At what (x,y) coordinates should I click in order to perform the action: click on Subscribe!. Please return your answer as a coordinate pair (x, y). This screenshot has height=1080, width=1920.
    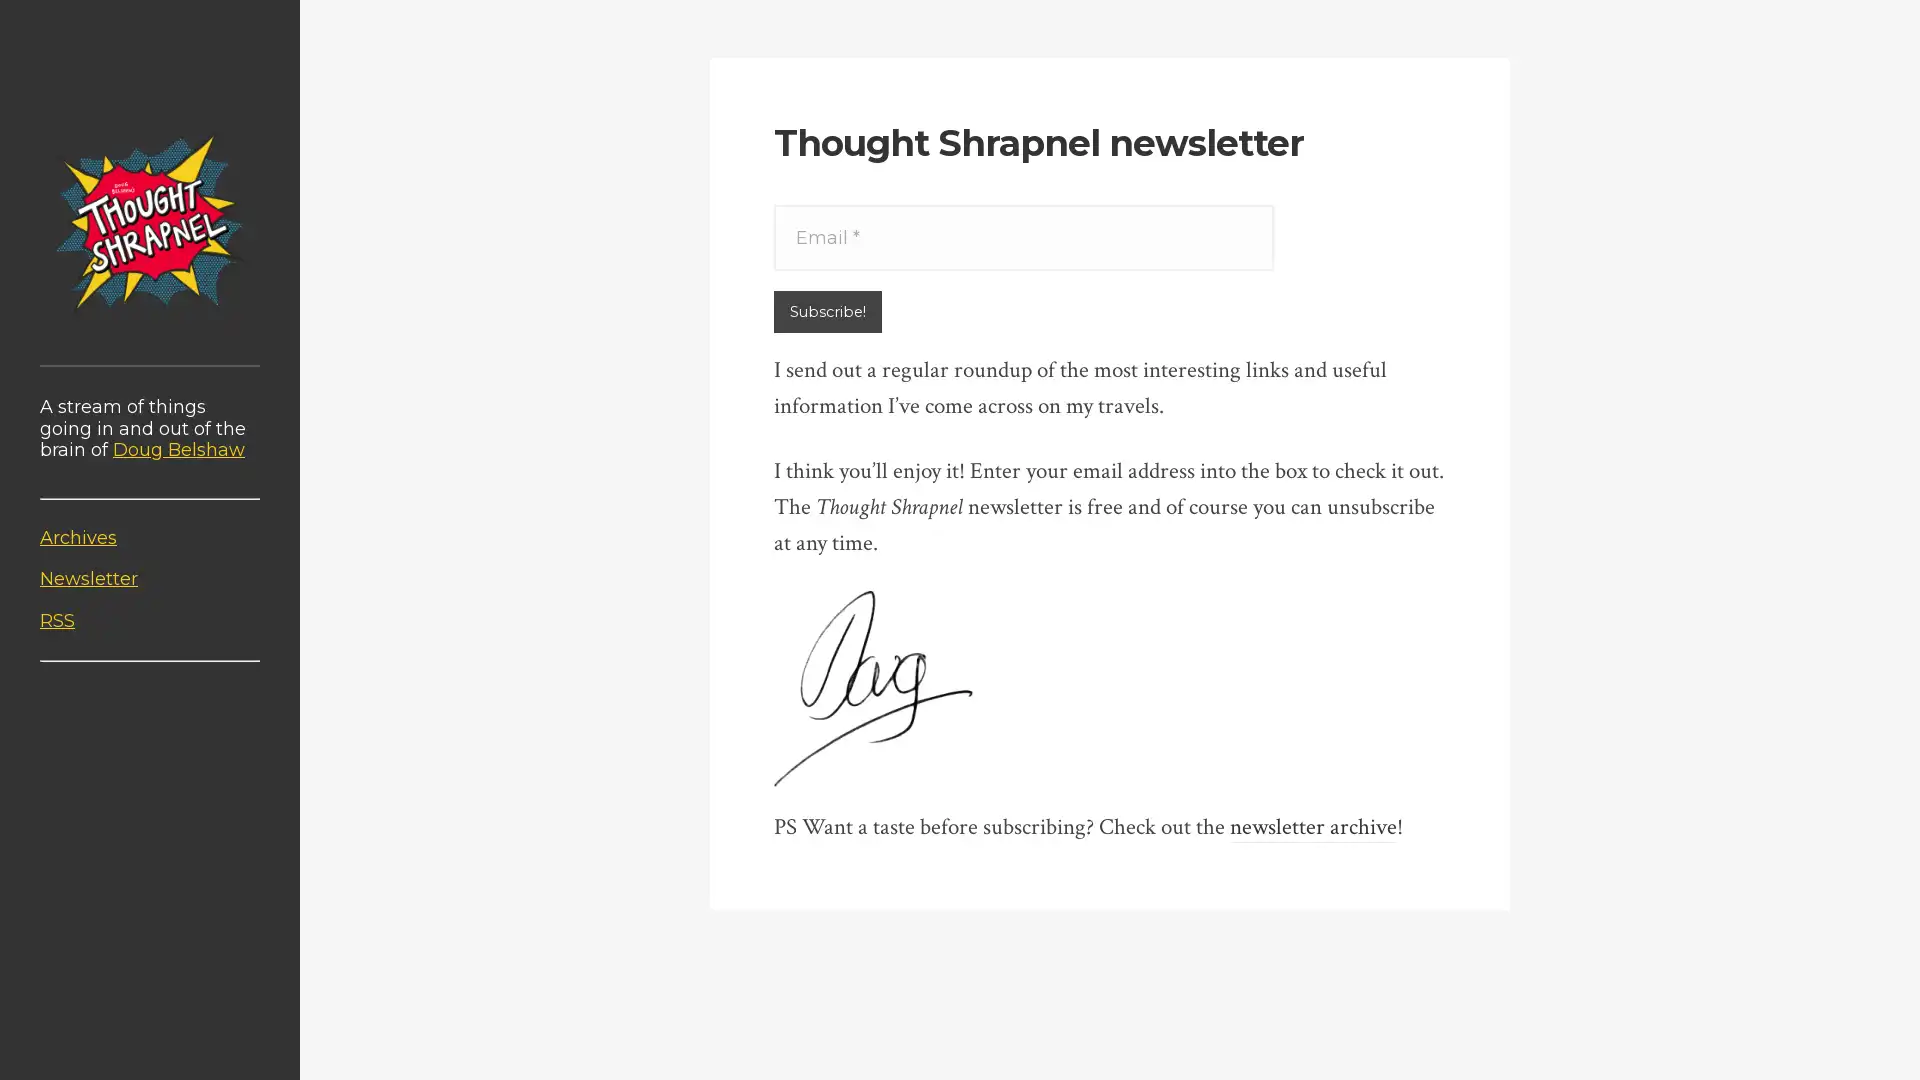
    Looking at the image, I should click on (828, 311).